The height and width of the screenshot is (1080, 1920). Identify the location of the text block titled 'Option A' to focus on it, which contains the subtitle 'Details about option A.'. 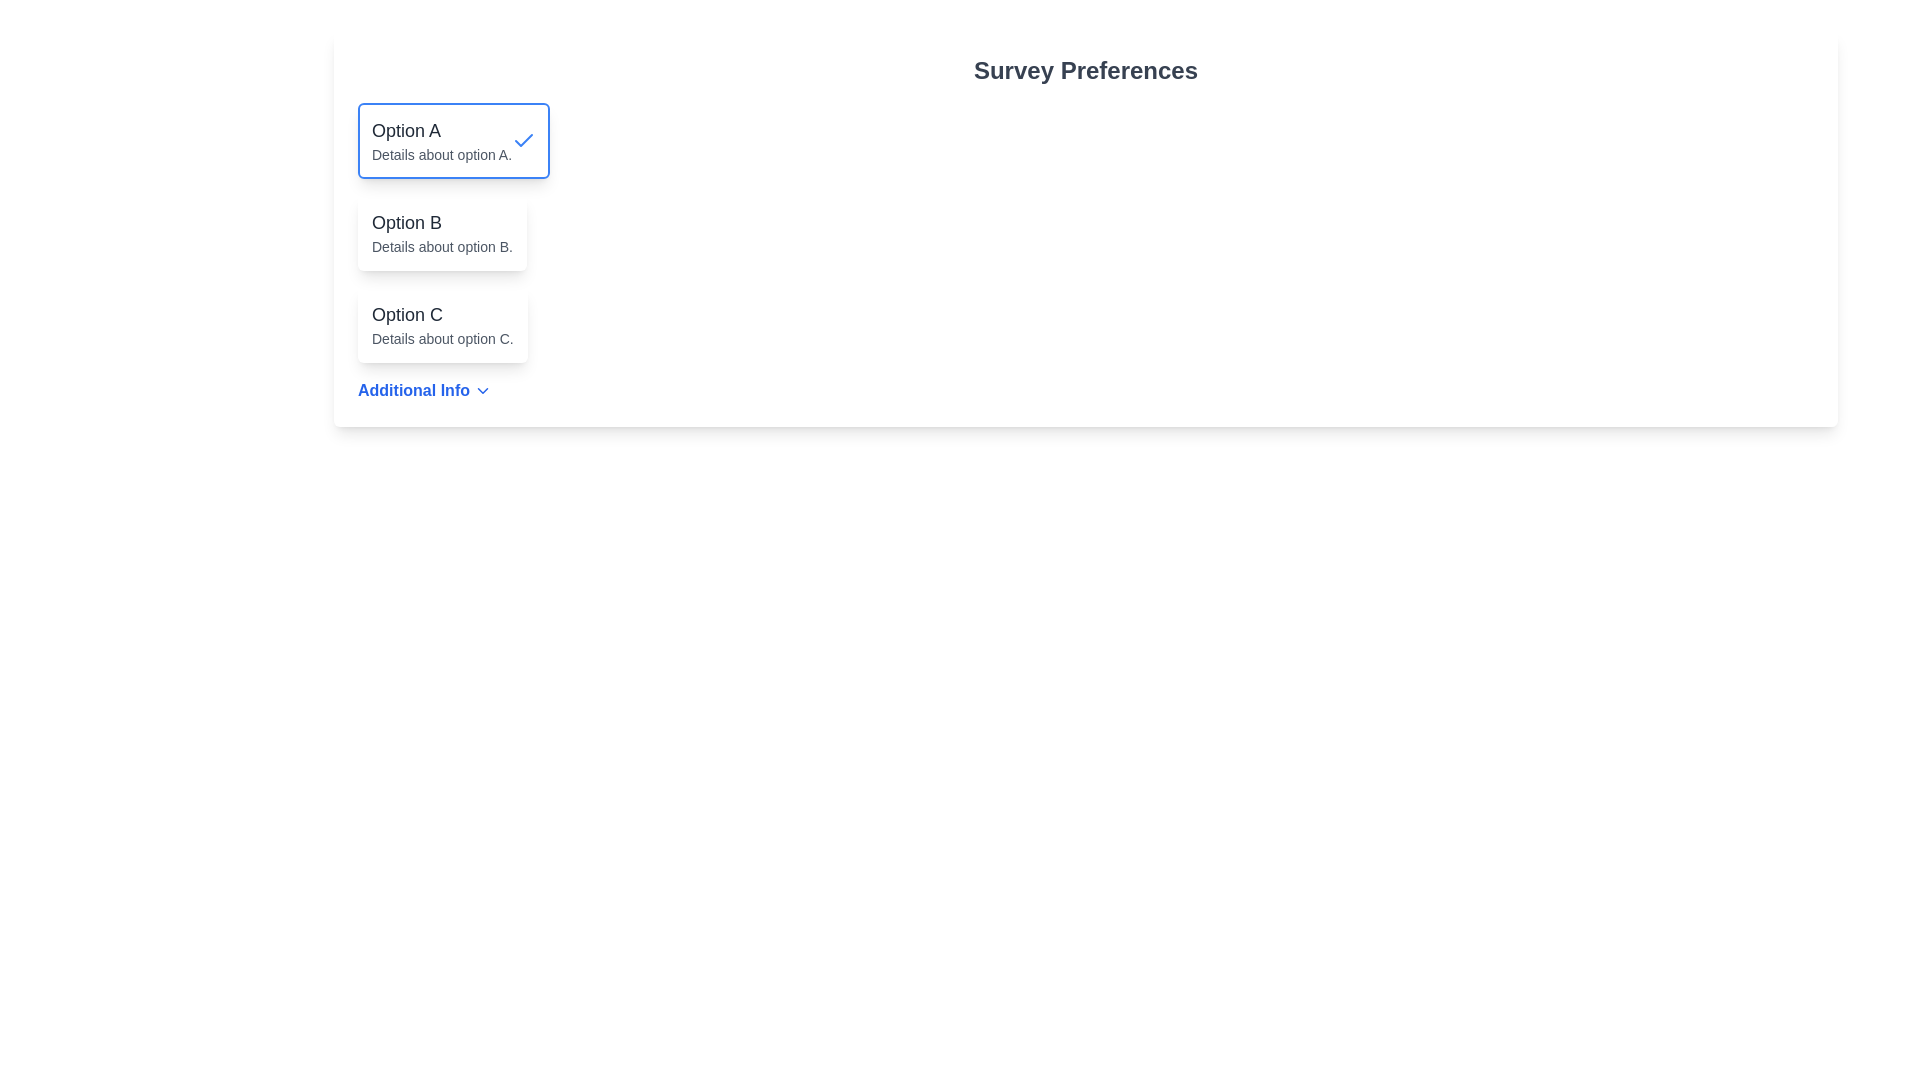
(440, 140).